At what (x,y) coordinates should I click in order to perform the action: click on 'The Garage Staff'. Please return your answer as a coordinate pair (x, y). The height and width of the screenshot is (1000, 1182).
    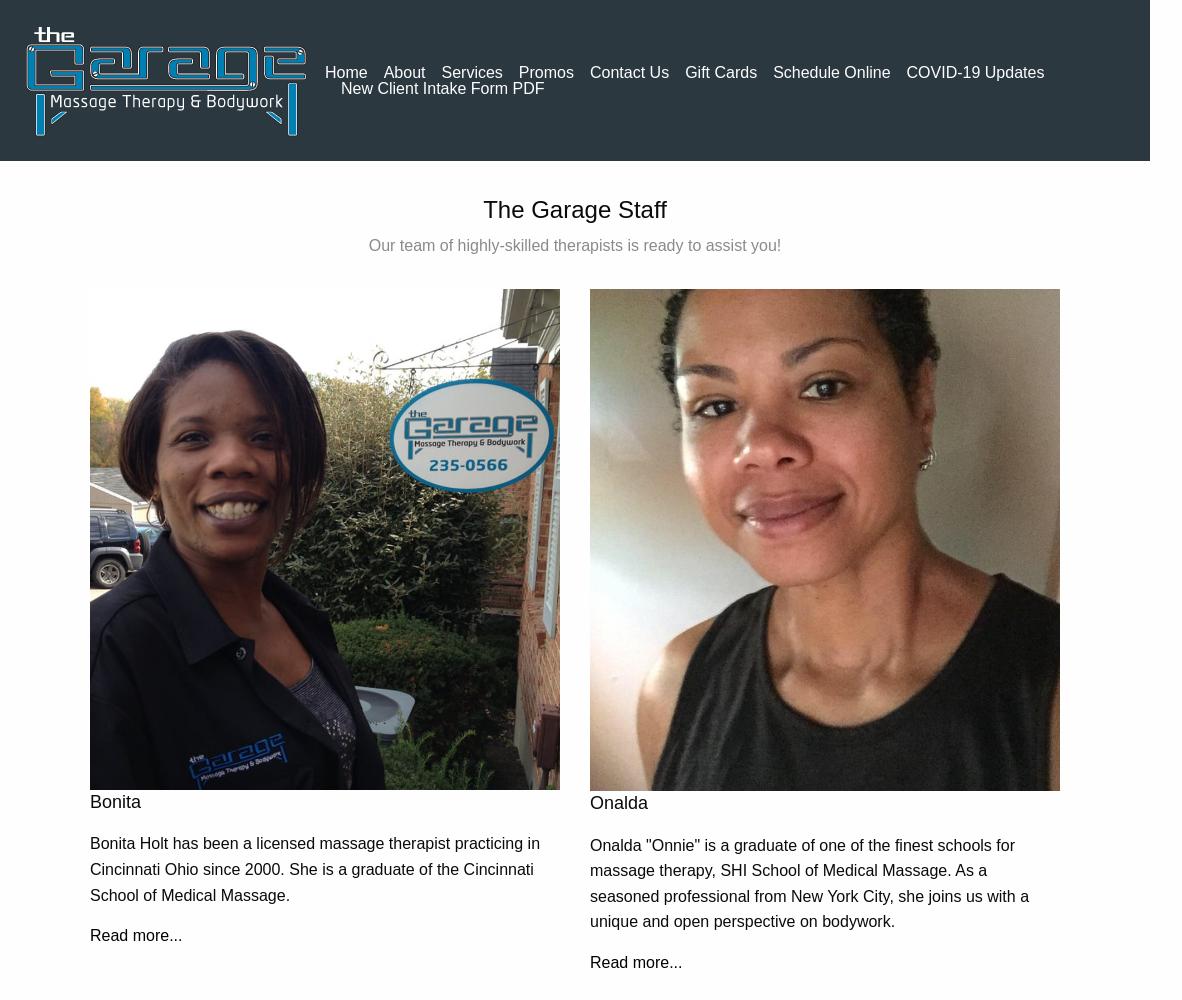
    Looking at the image, I should click on (574, 208).